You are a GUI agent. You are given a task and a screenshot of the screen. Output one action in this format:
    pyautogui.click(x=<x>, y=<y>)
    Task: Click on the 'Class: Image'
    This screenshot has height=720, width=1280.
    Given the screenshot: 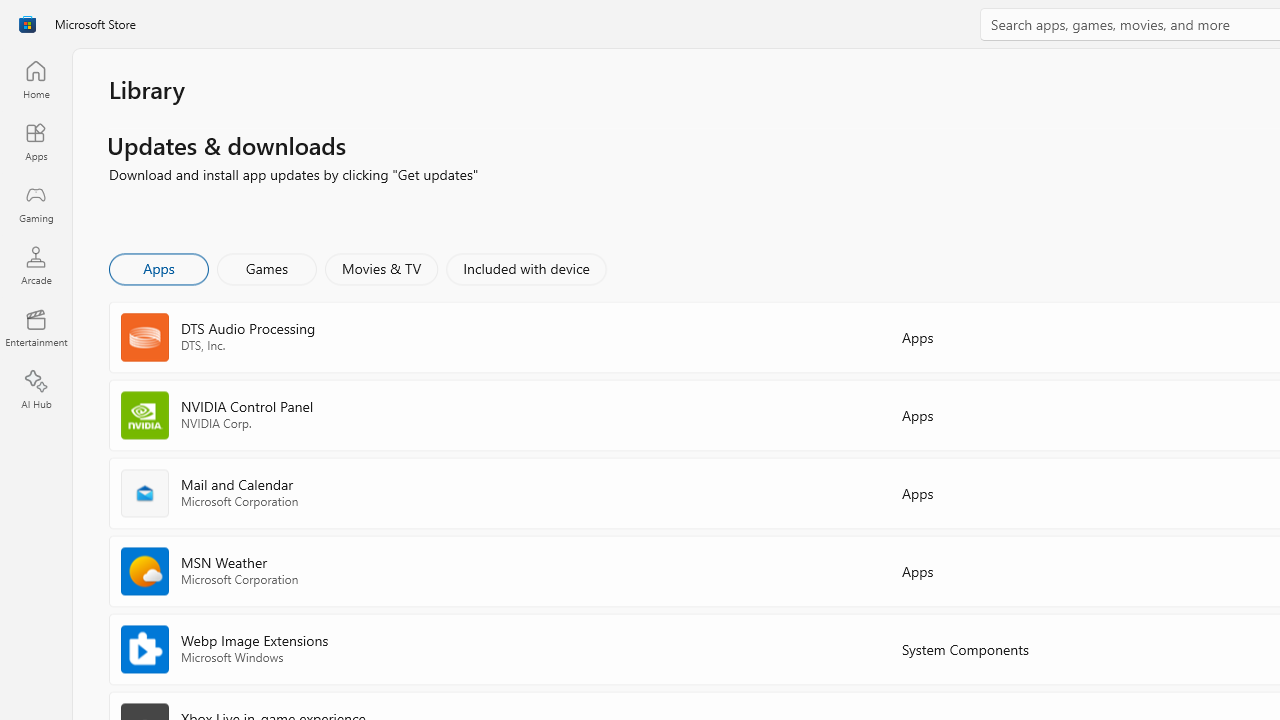 What is the action you would take?
    pyautogui.click(x=27, y=24)
    